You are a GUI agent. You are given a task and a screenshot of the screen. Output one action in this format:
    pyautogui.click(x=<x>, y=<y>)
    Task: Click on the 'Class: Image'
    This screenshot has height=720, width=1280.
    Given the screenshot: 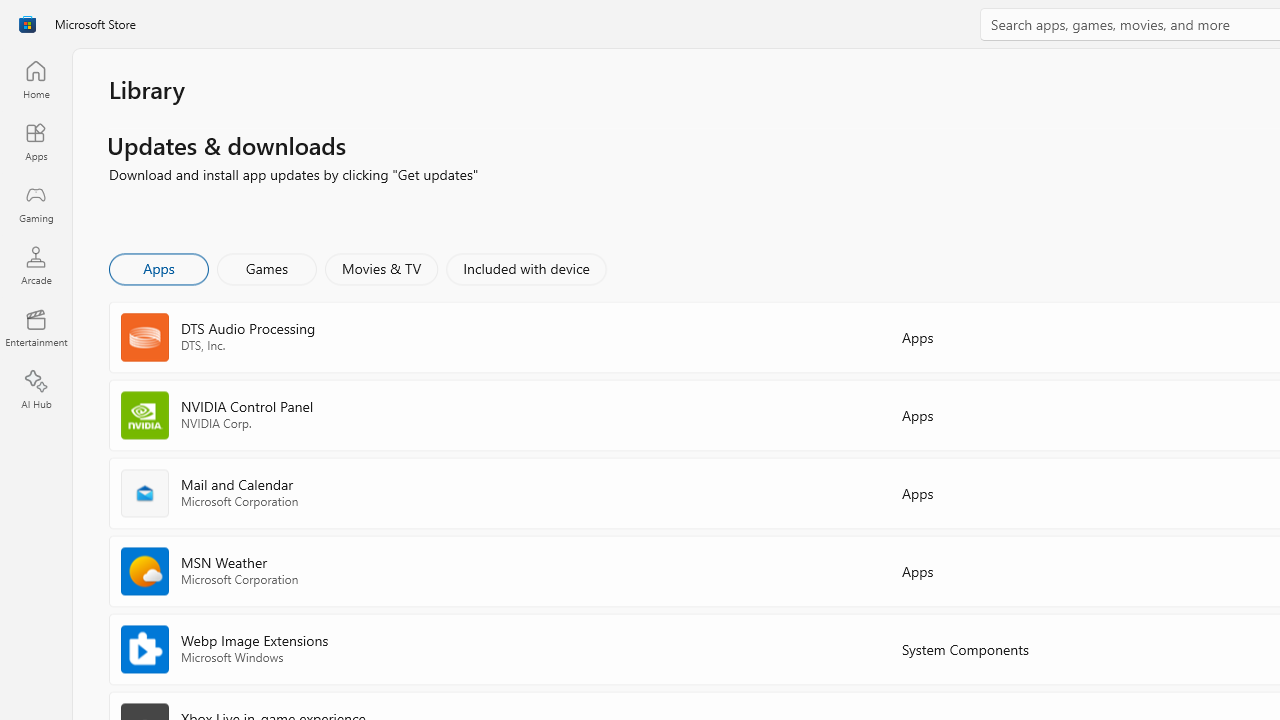 What is the action you would take?
    pyautogui.click(x=27, y=24)
    